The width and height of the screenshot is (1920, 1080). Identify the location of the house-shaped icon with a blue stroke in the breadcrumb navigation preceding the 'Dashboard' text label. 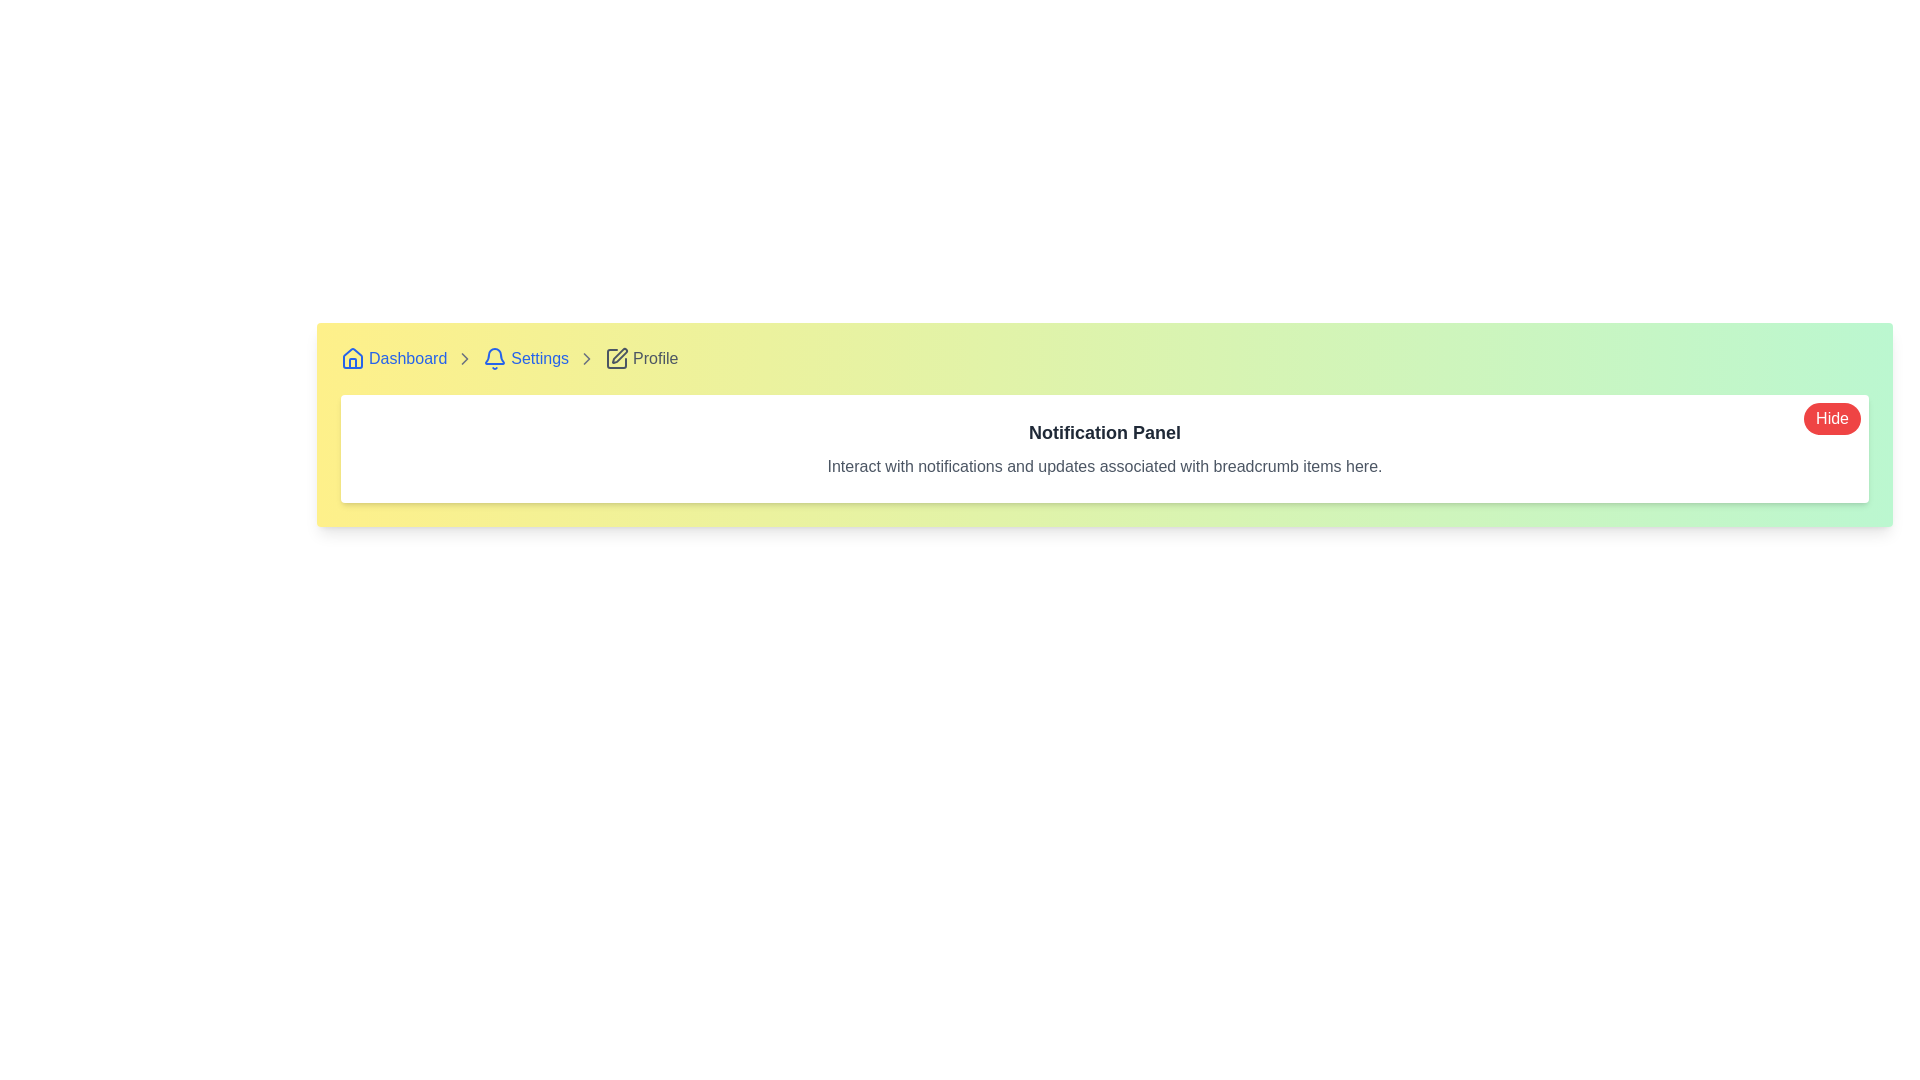
(353, 357).